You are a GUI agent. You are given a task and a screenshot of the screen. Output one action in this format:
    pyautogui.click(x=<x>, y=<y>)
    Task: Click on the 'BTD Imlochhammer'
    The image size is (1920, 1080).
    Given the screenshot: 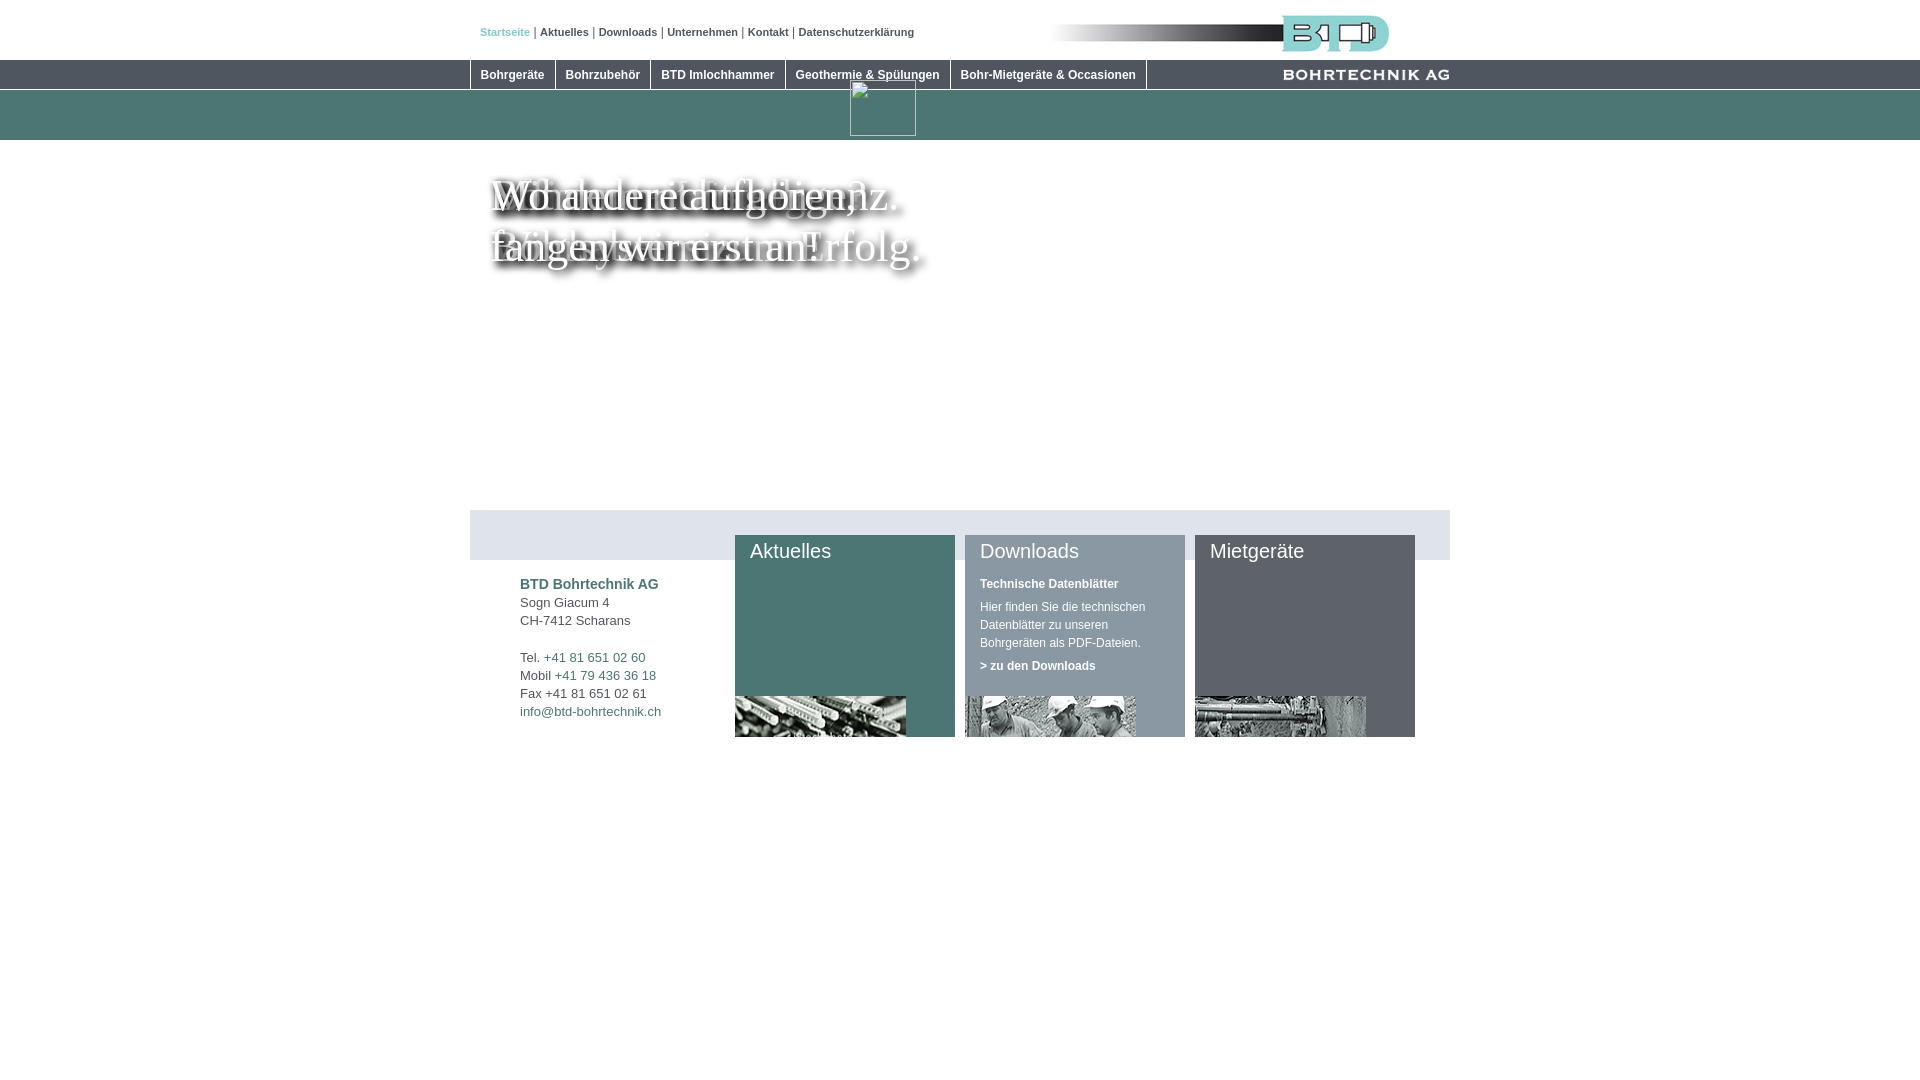 What is the action you would take?
    pyautogui.click(x=717, y=73)
    